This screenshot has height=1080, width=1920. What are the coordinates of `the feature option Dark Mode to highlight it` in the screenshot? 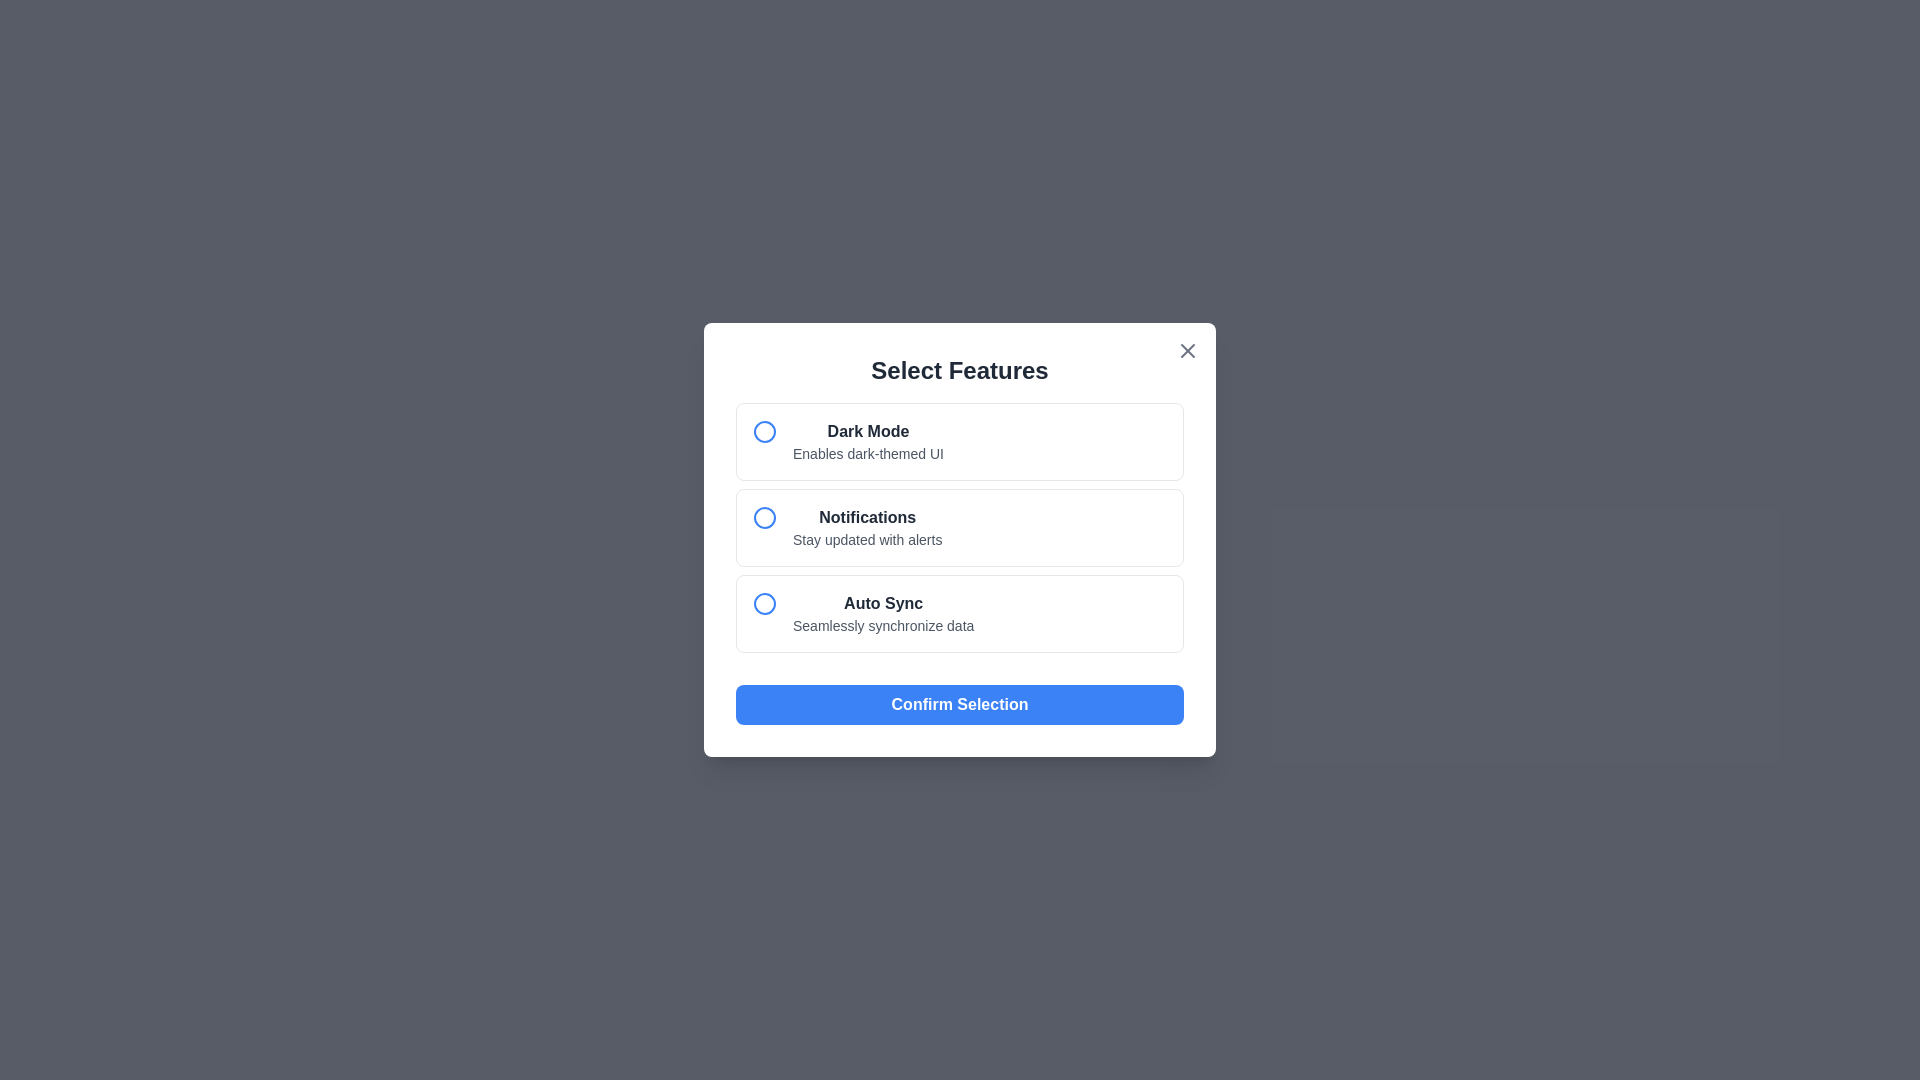 It's located at (960, 441).